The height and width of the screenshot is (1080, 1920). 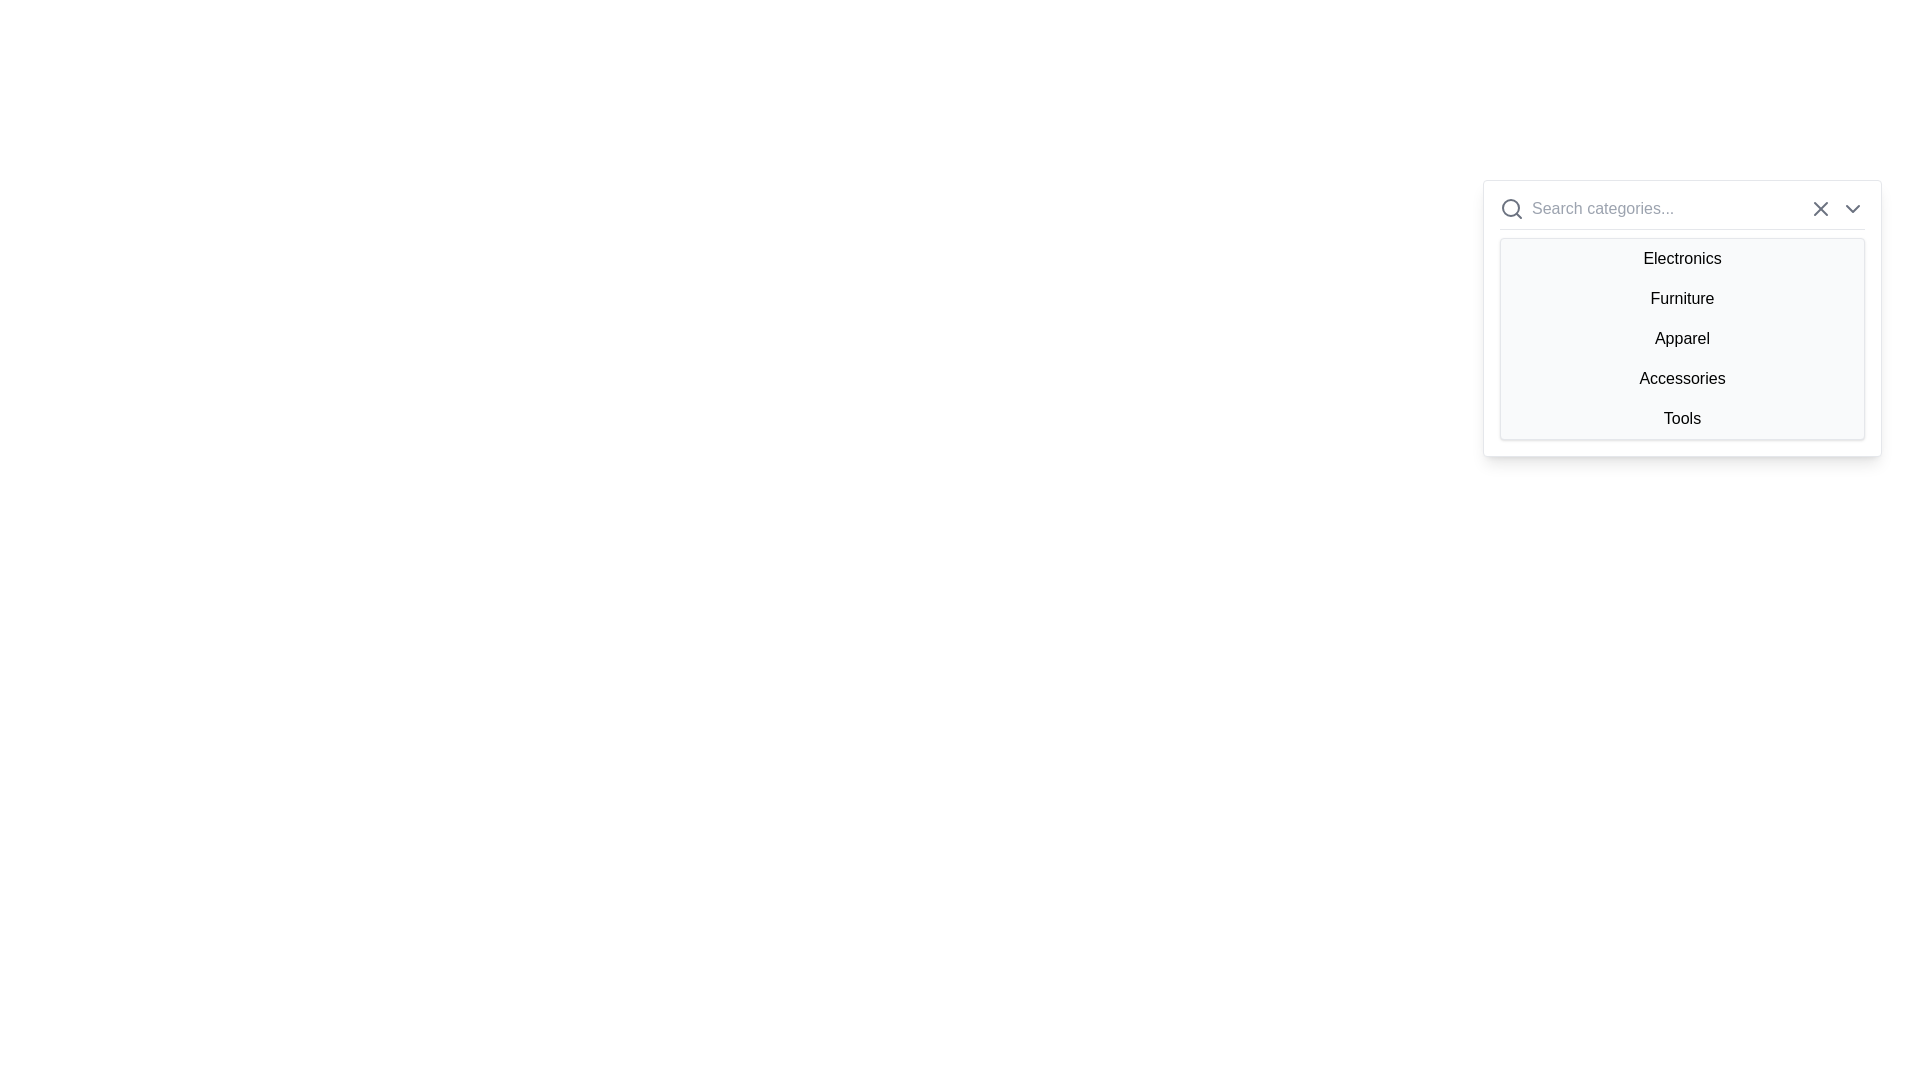 What do you see at coordinates (1512, 208) in the screenshot?
I see `the magnifying glass icon styled as a search symbol located at the left-most side of the top search bar interface` at bounding box center [1512, 208].